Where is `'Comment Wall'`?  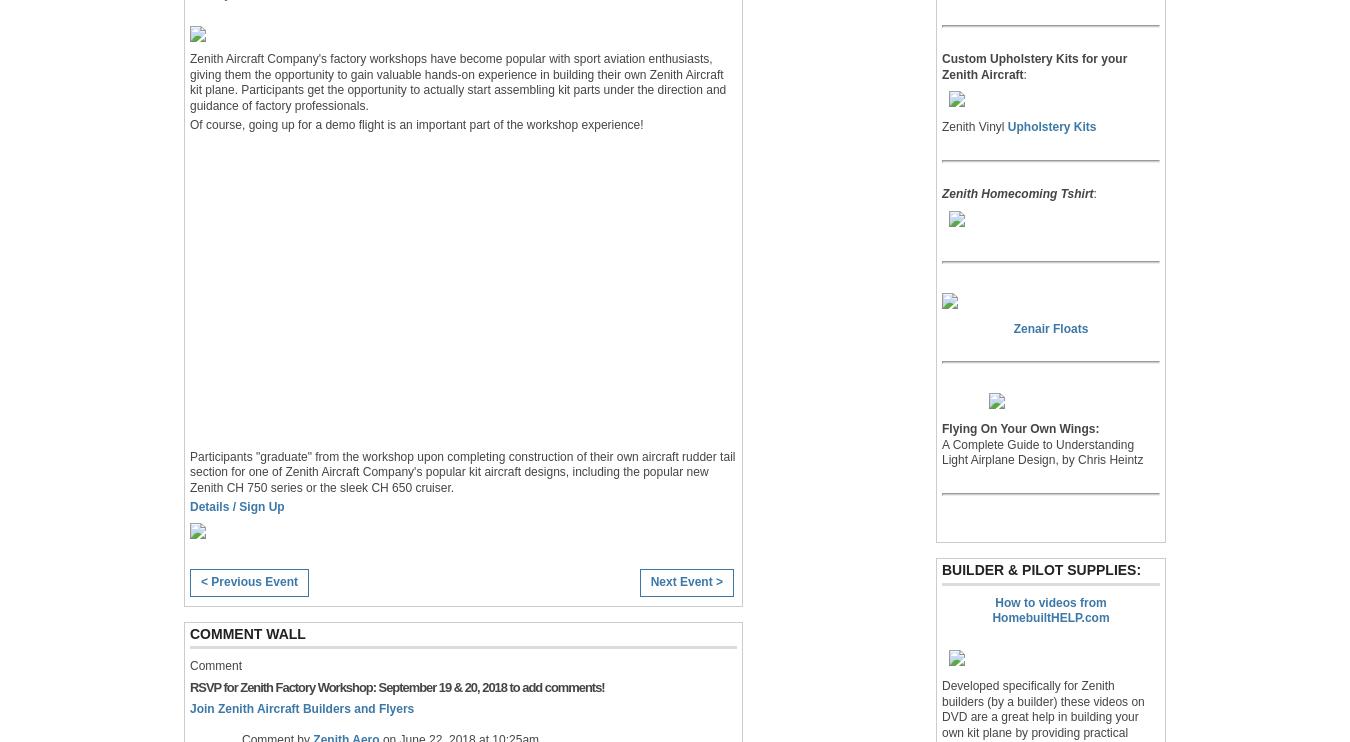 'Comment Wall' is located at coordinates (189, 633).